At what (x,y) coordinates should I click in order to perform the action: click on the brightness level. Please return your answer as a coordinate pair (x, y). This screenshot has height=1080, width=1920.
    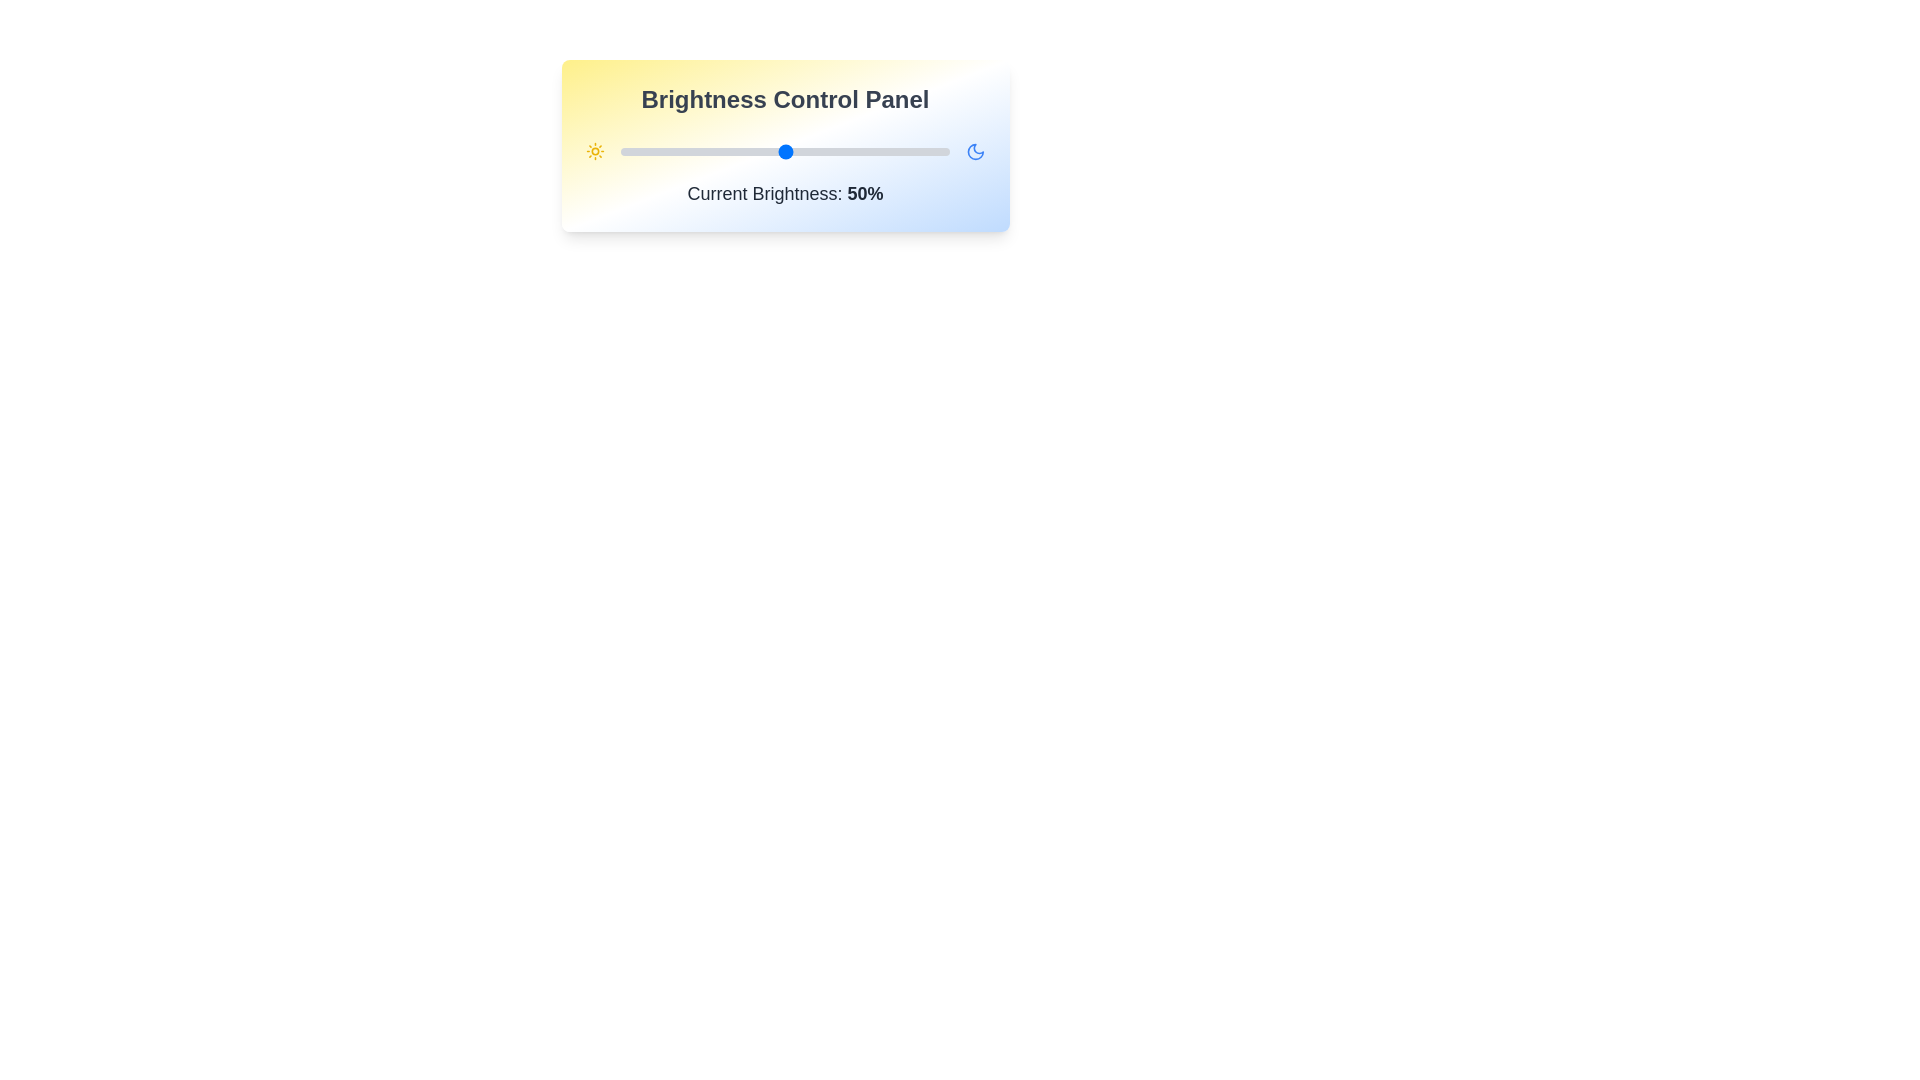
    Looking at the image, I should click on (896, 150).